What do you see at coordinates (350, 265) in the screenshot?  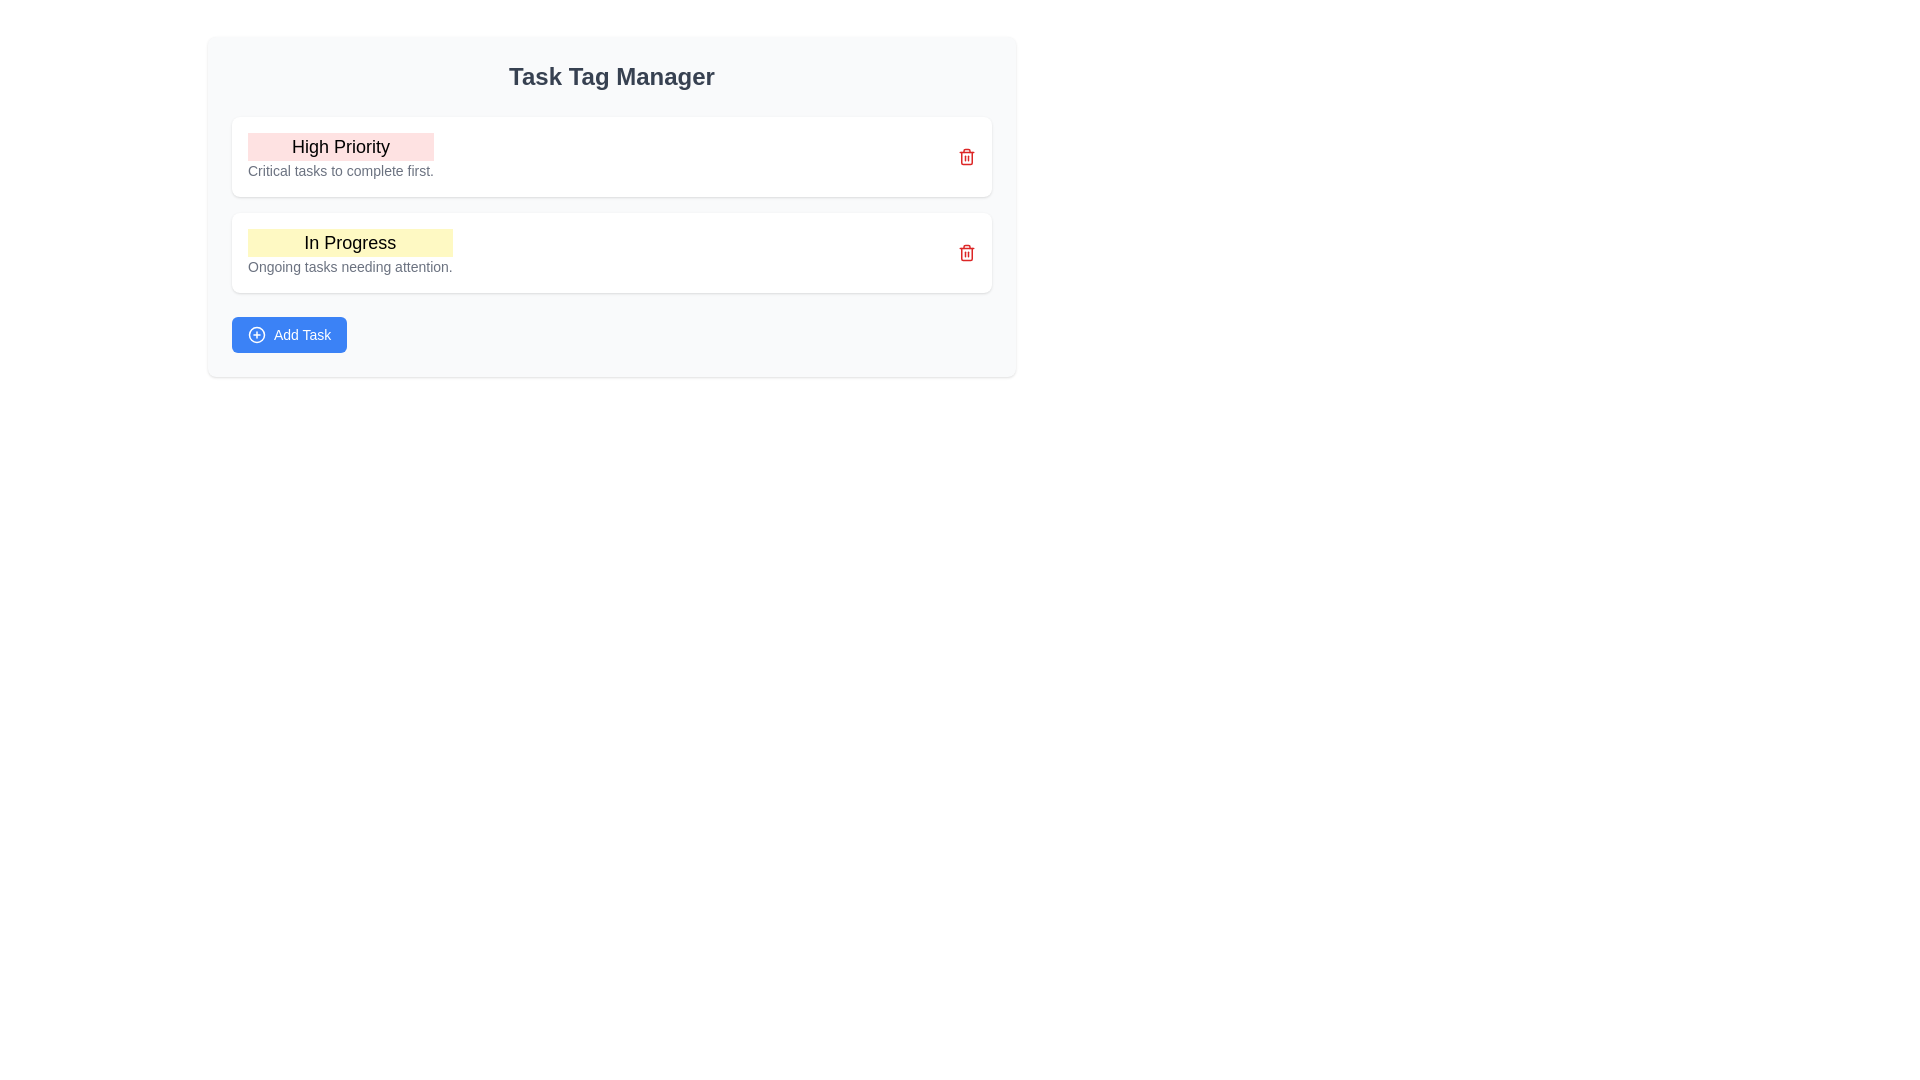 I see `the small gray text label positioned directly below the 'In Progress' heading with a yellow background` at bounding box center [350, 265].